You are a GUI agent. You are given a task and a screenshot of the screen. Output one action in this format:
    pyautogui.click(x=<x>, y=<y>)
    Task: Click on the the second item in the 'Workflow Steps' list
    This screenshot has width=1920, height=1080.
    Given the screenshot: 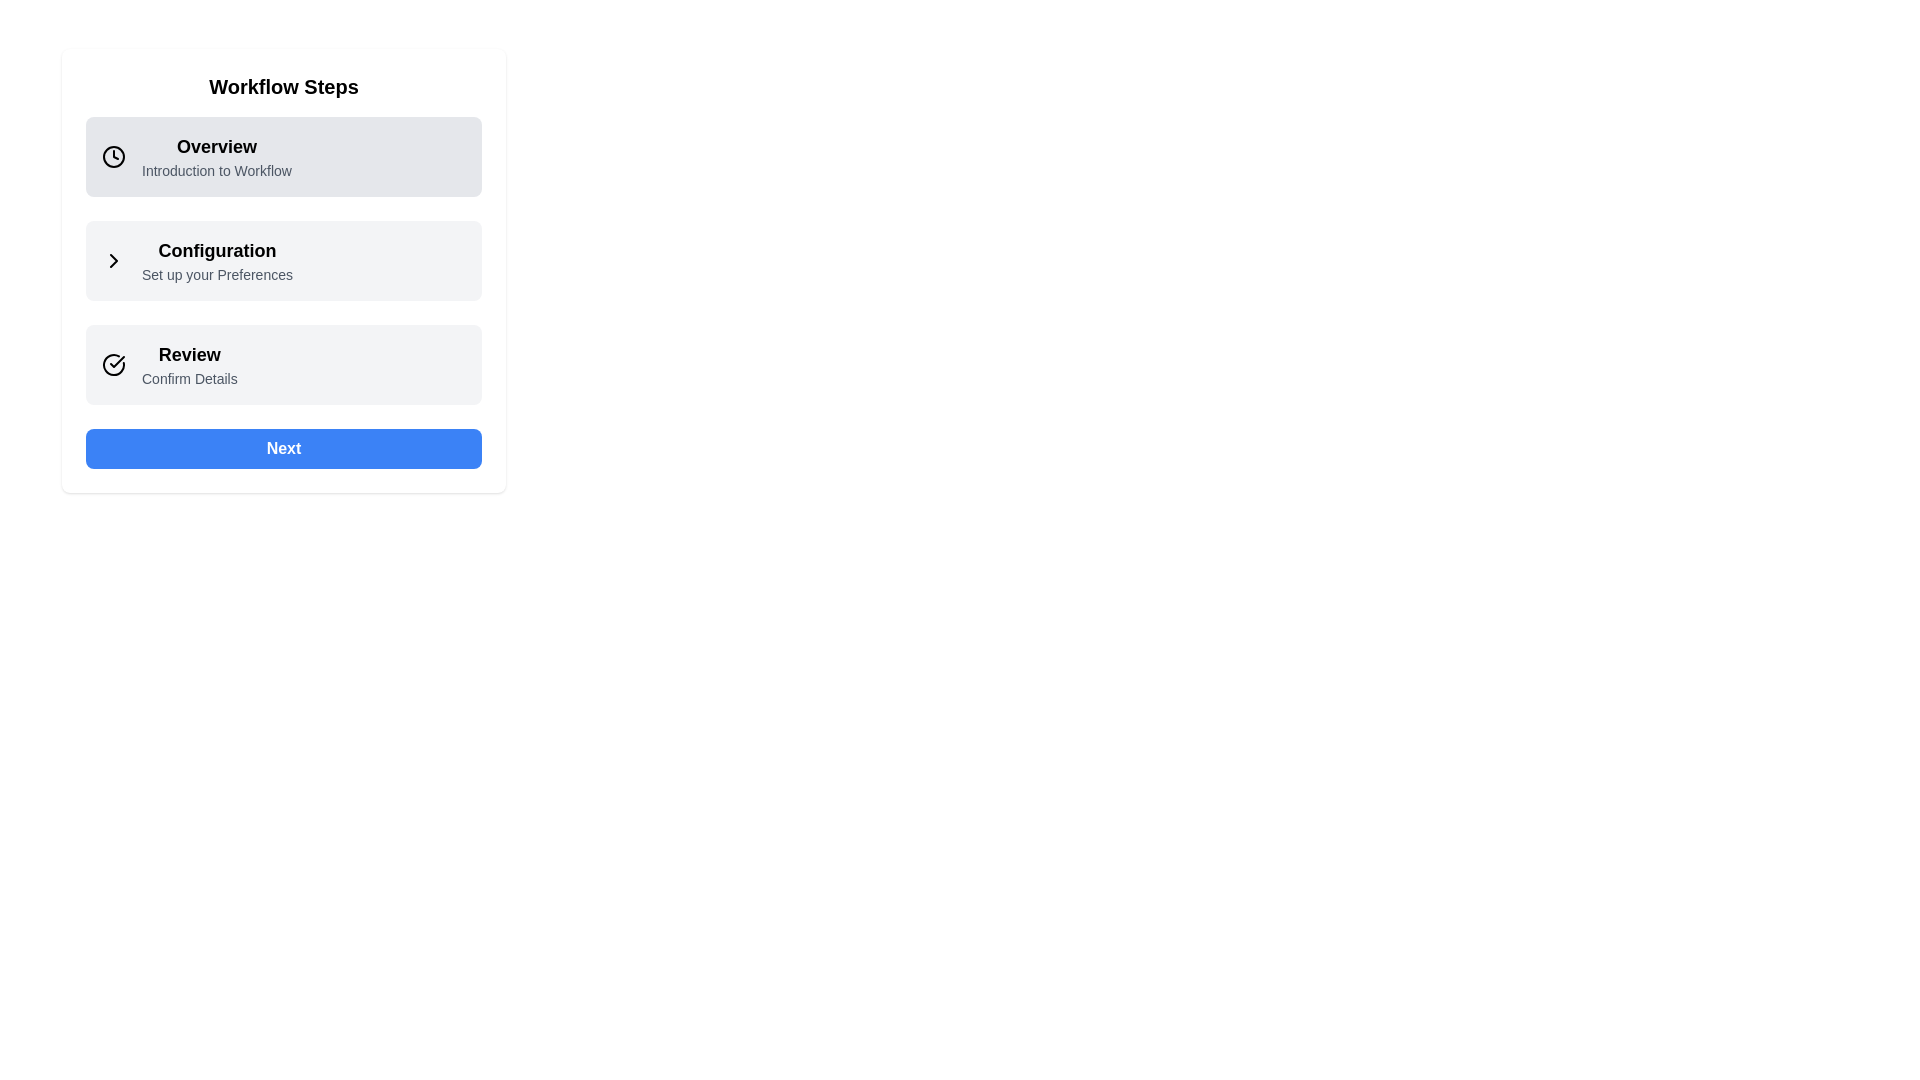 What is the action you would take?
    pyautogui.click(x=282, y=260)
    